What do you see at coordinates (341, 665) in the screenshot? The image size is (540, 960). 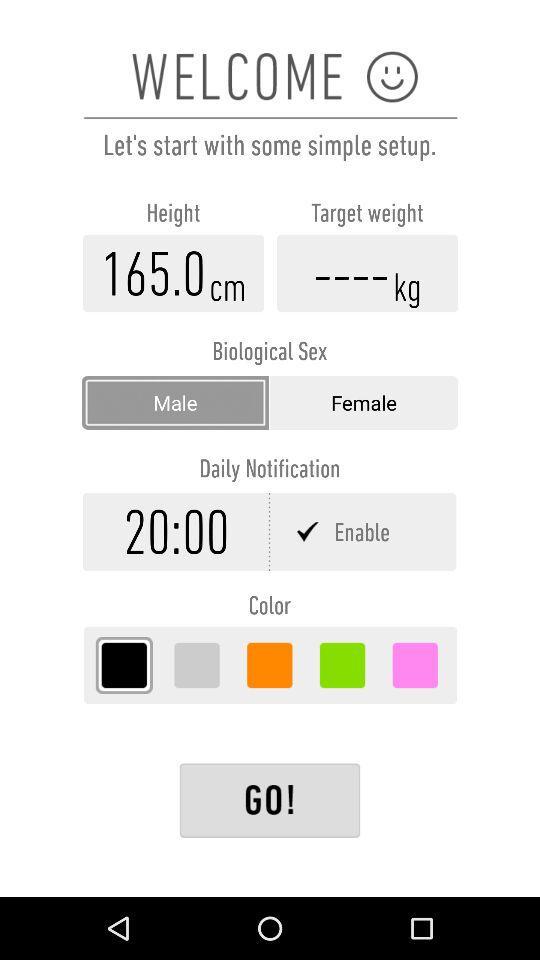 I see `pick color green` at bounding box center [341, 665].